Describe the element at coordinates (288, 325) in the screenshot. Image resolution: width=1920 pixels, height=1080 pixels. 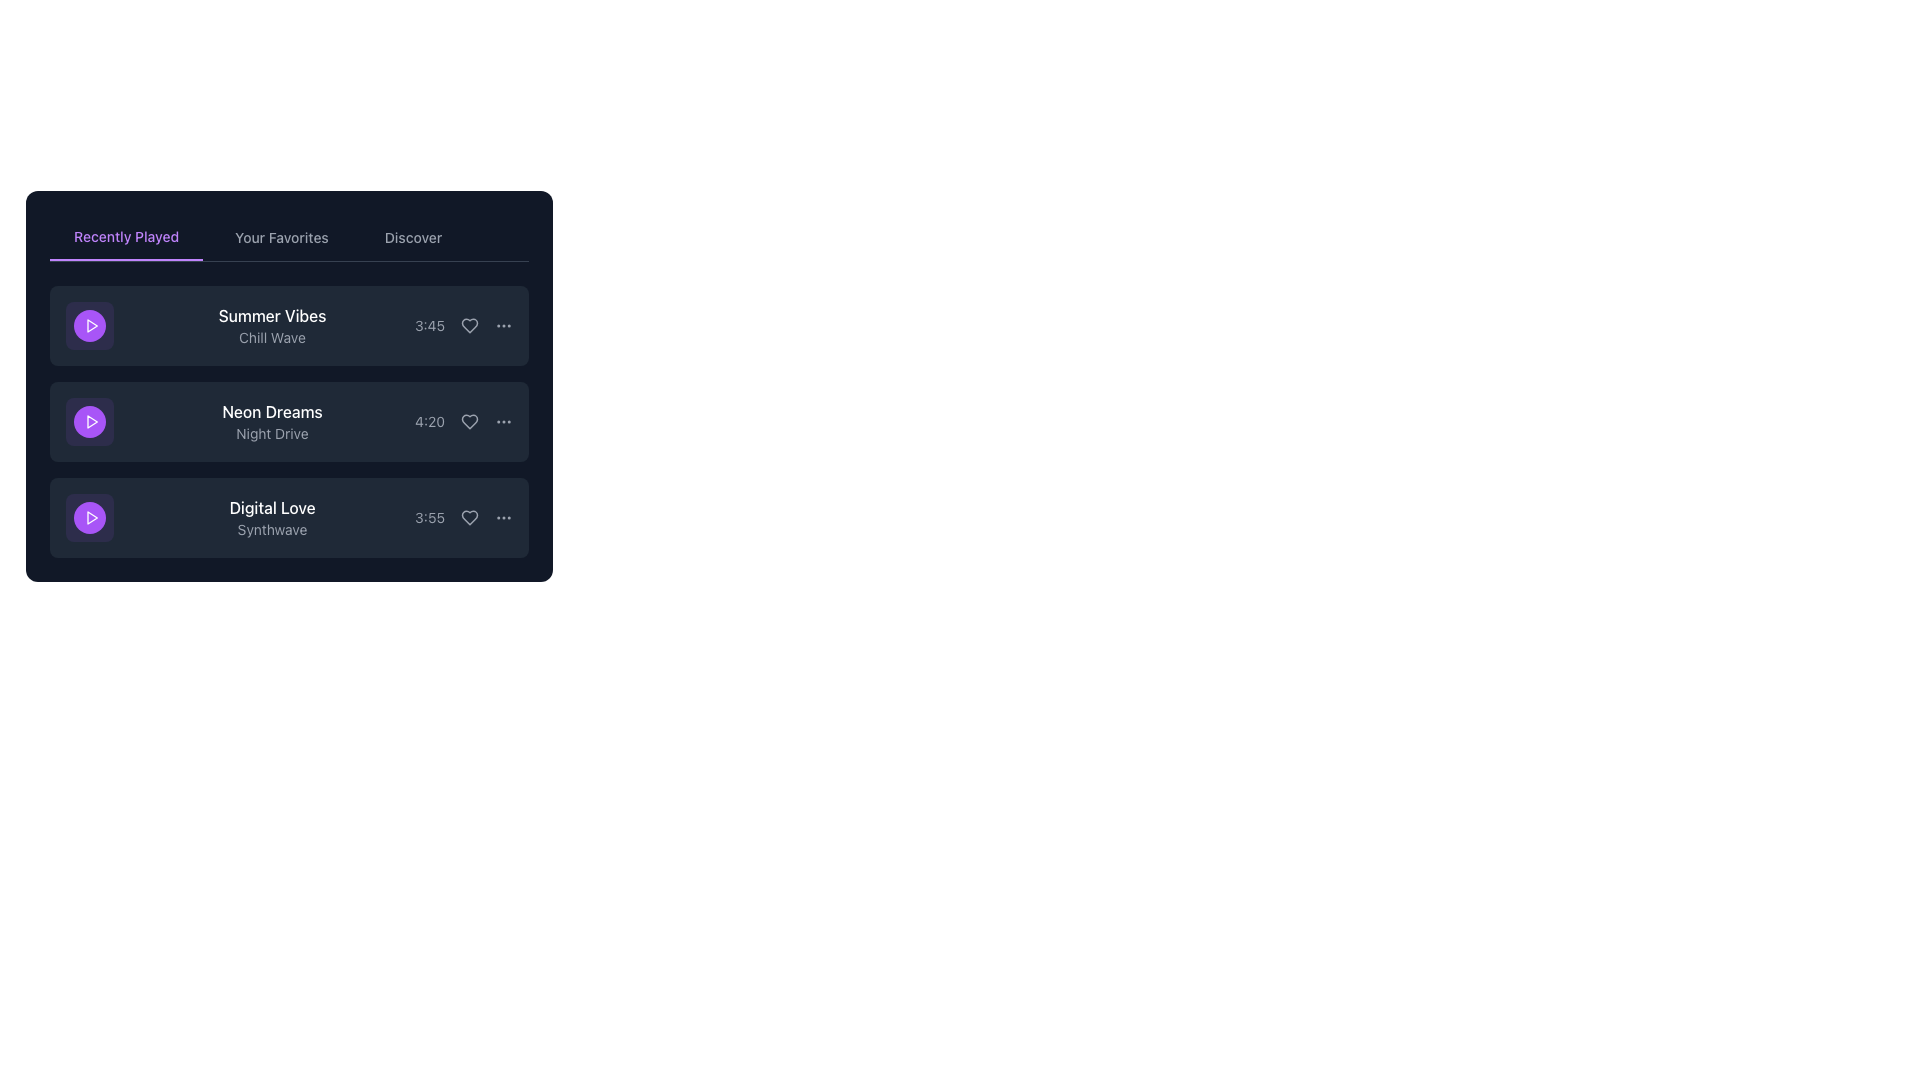
I see `to select the first list item labeled 'Summer Vibes' with a dark gray background, which contains the duration '3:45' and interactive icons on the right` at that location.